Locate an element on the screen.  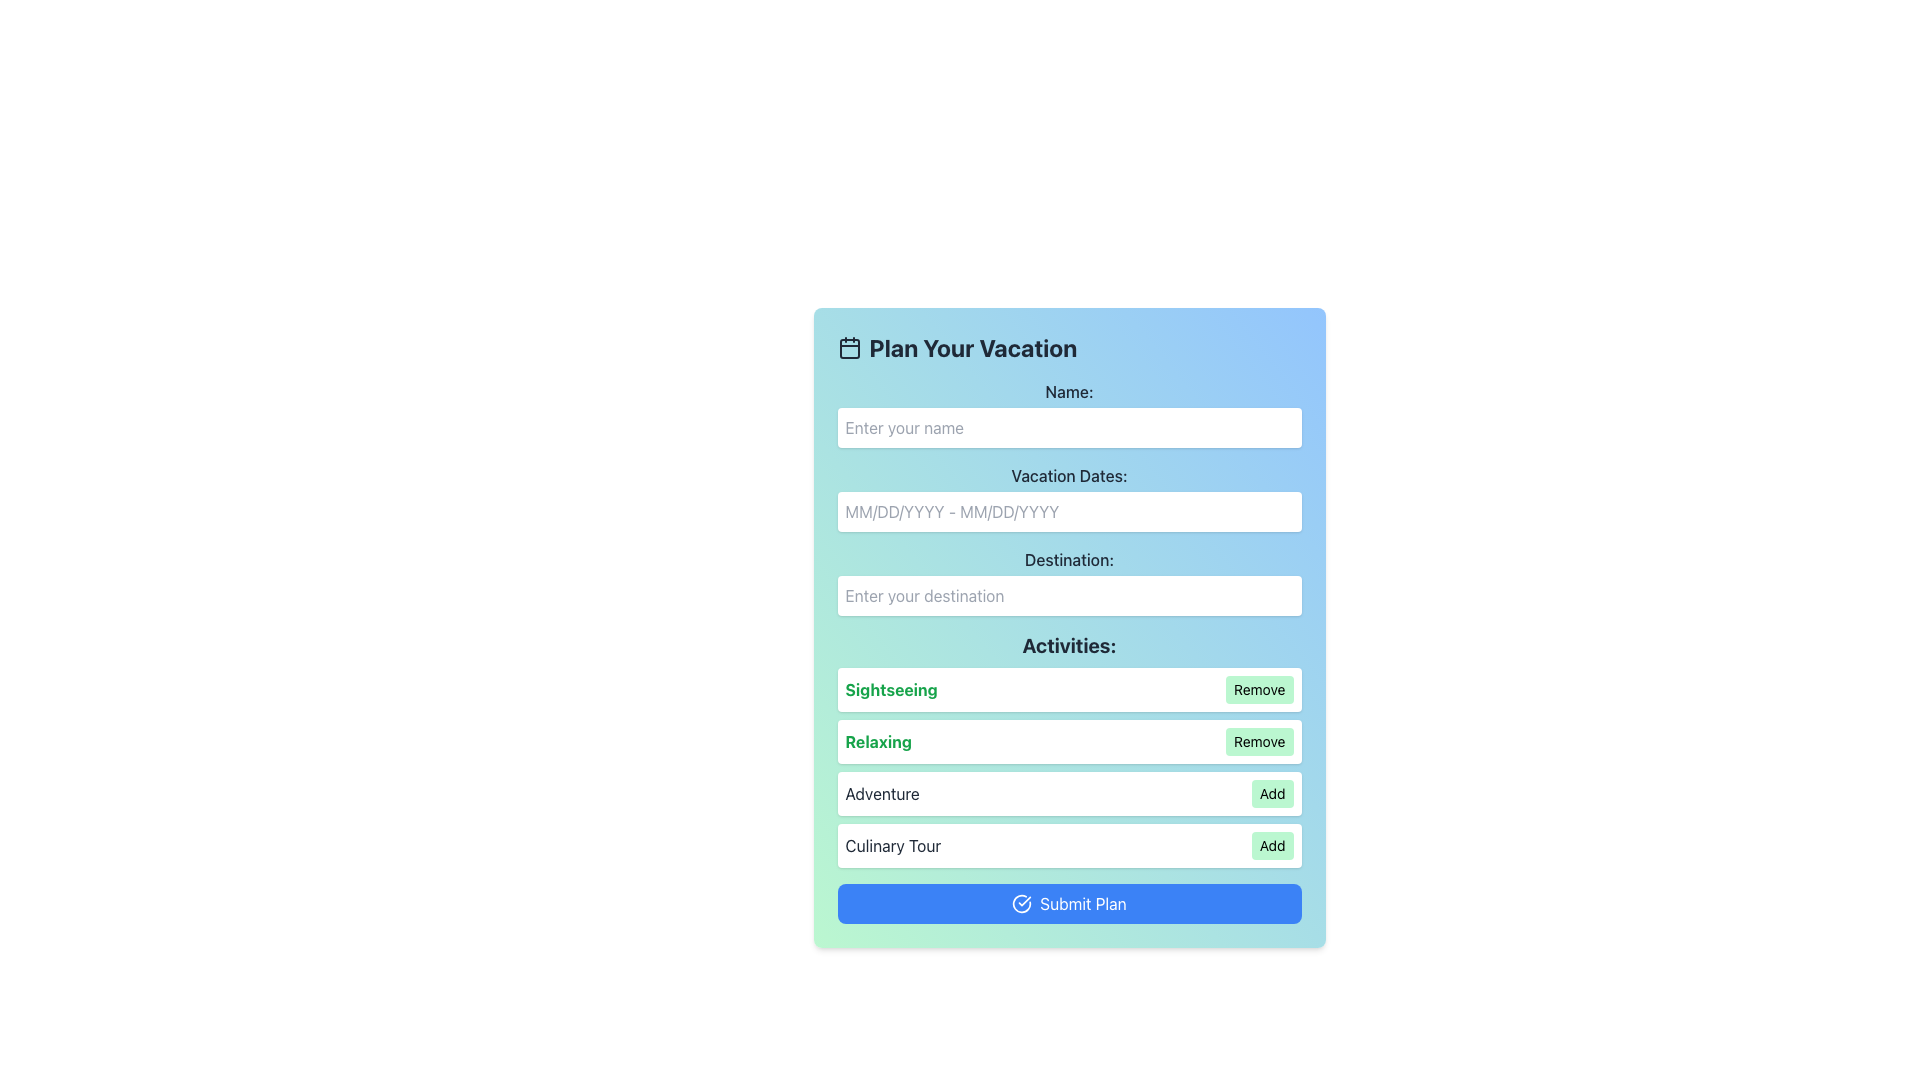
the button located at the bottom-right position of the 'Adventure' activity group is located at coordinates (1271, 793).